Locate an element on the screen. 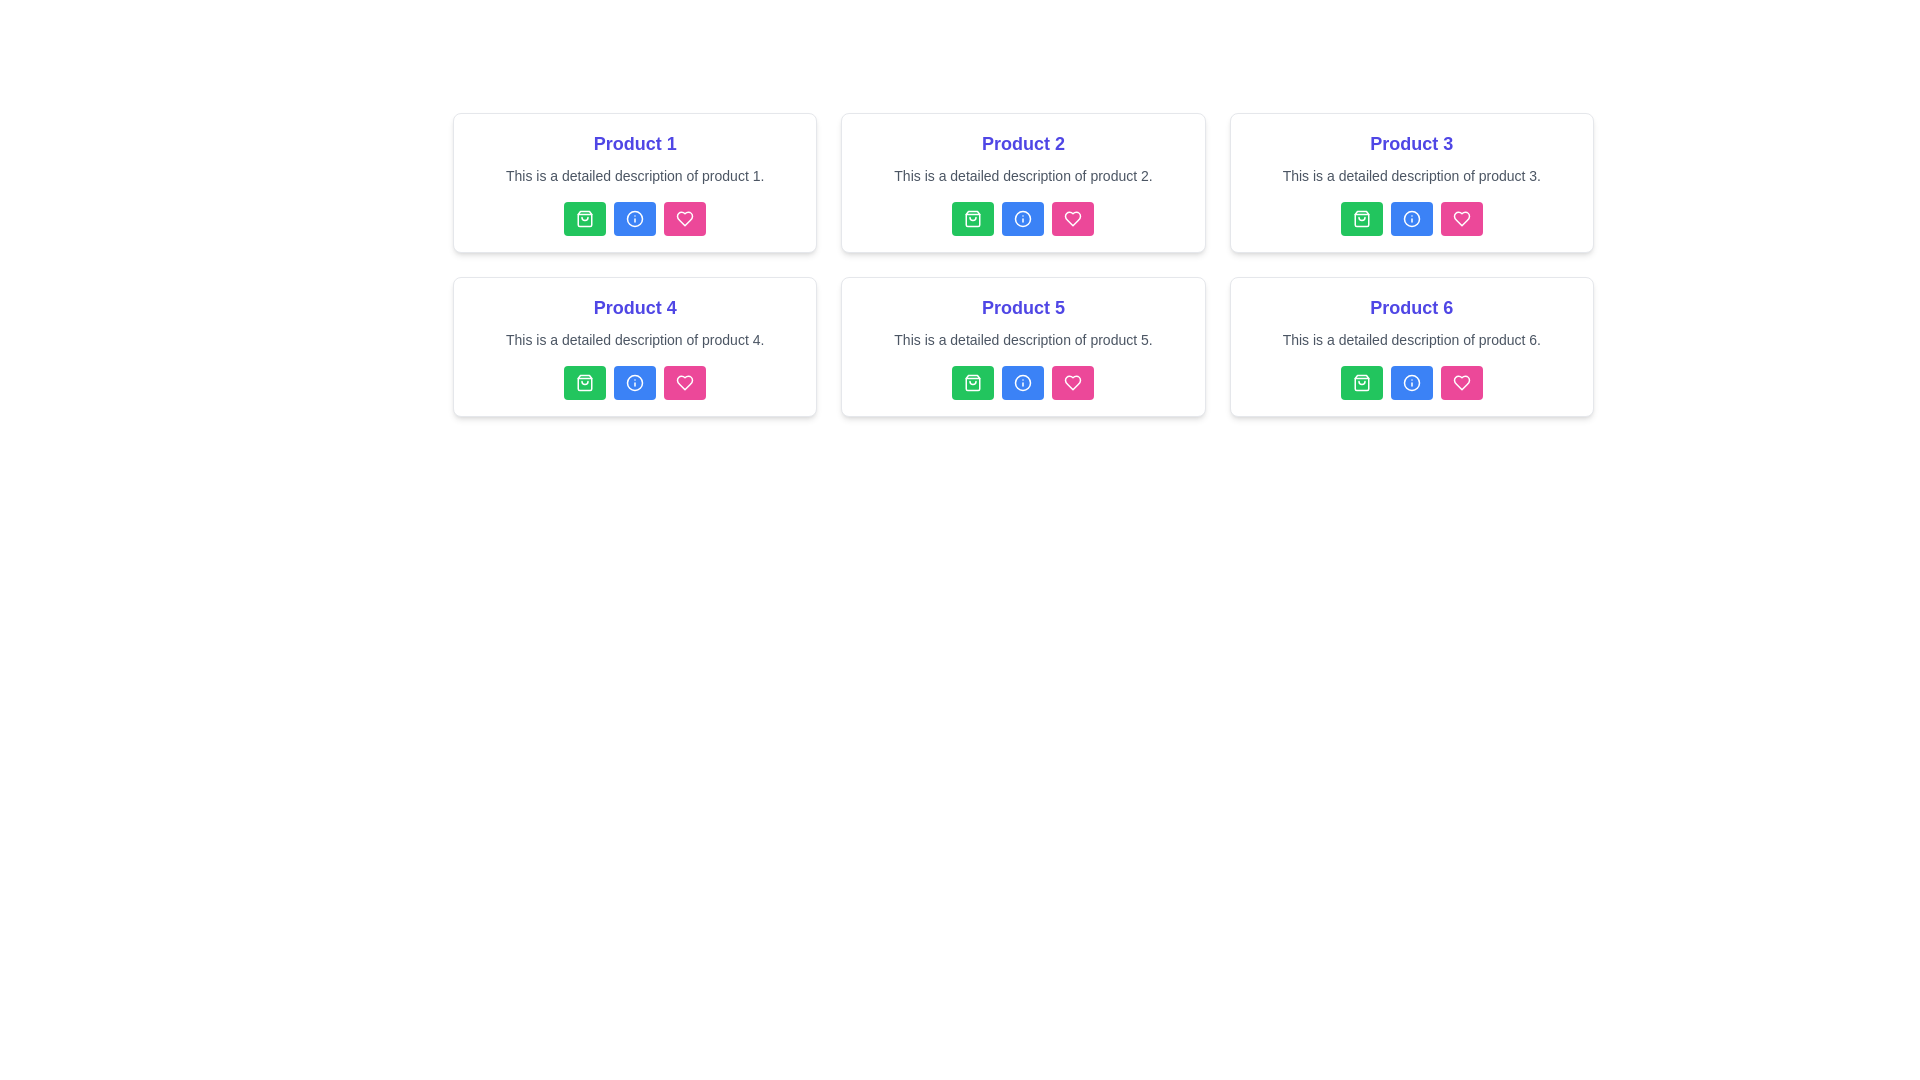 This screenshot has width=1920, height=1080. the green rectangular button with rounded corners and a shopping bag icon located below the text 'Product 3' is located at coordinates (1360, 219).